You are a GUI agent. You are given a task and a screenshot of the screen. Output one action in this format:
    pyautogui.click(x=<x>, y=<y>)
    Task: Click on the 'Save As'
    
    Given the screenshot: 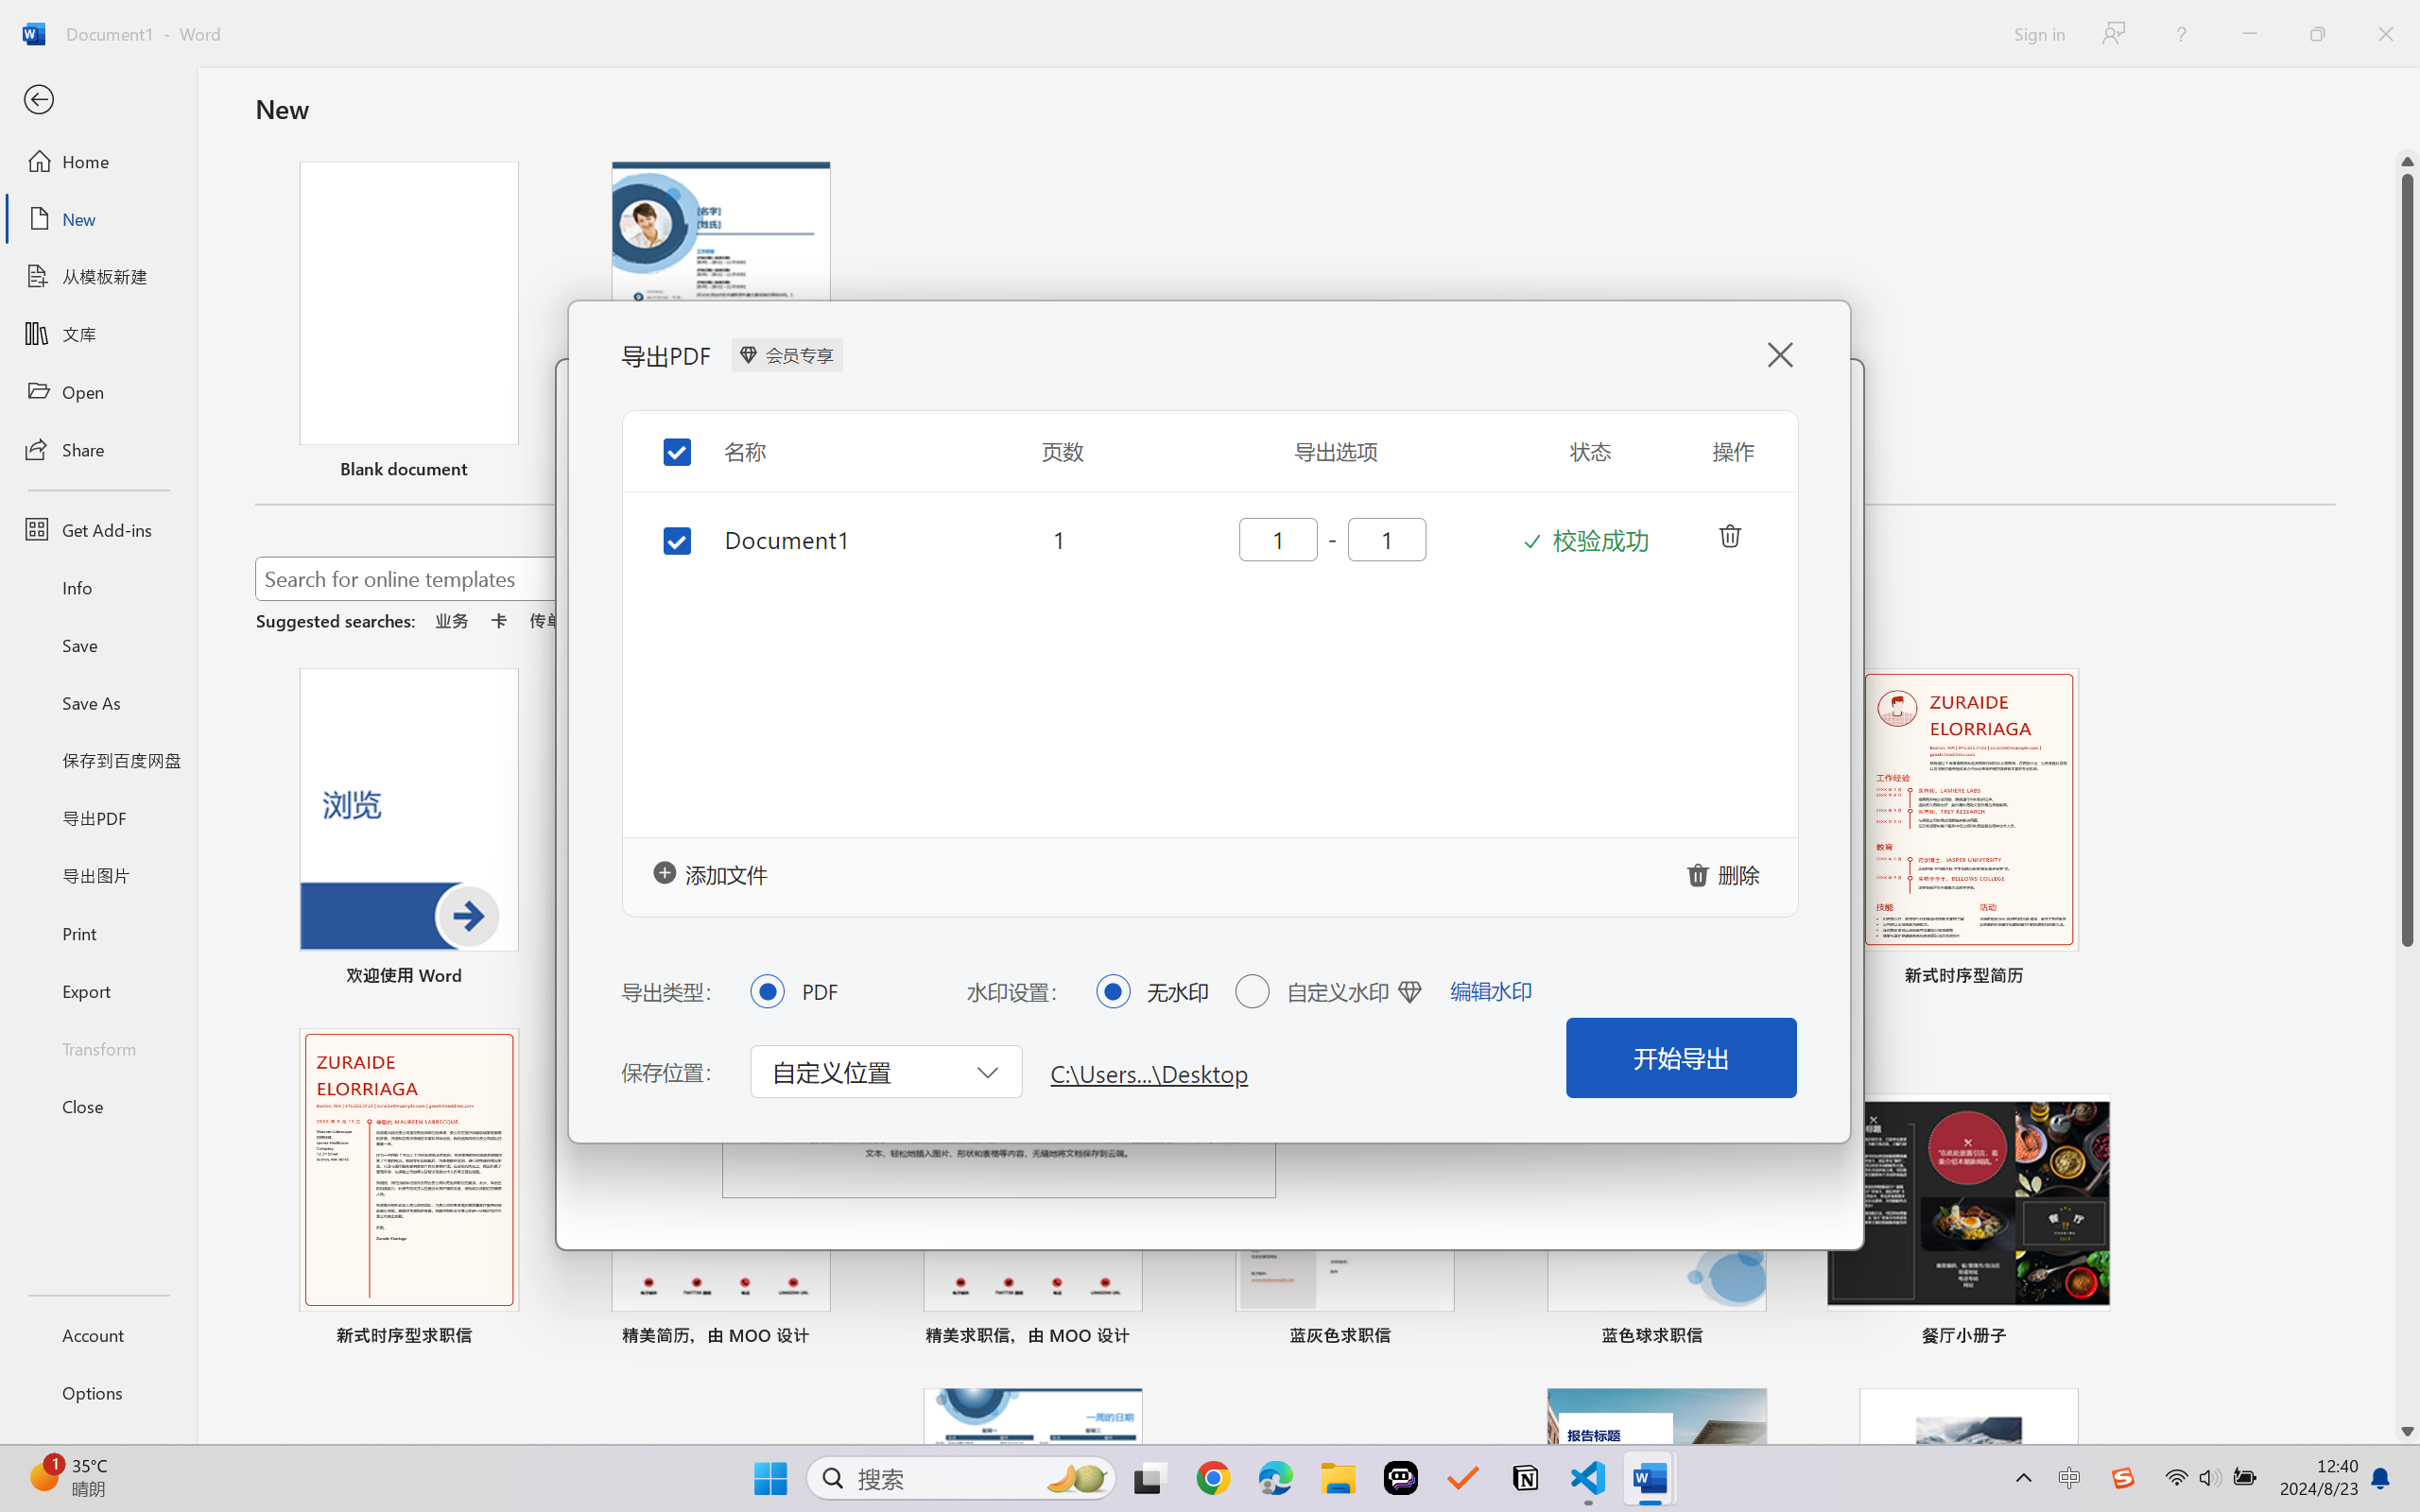 What is the action you would take?
    pyautogui.click(x=97, y=702)
    